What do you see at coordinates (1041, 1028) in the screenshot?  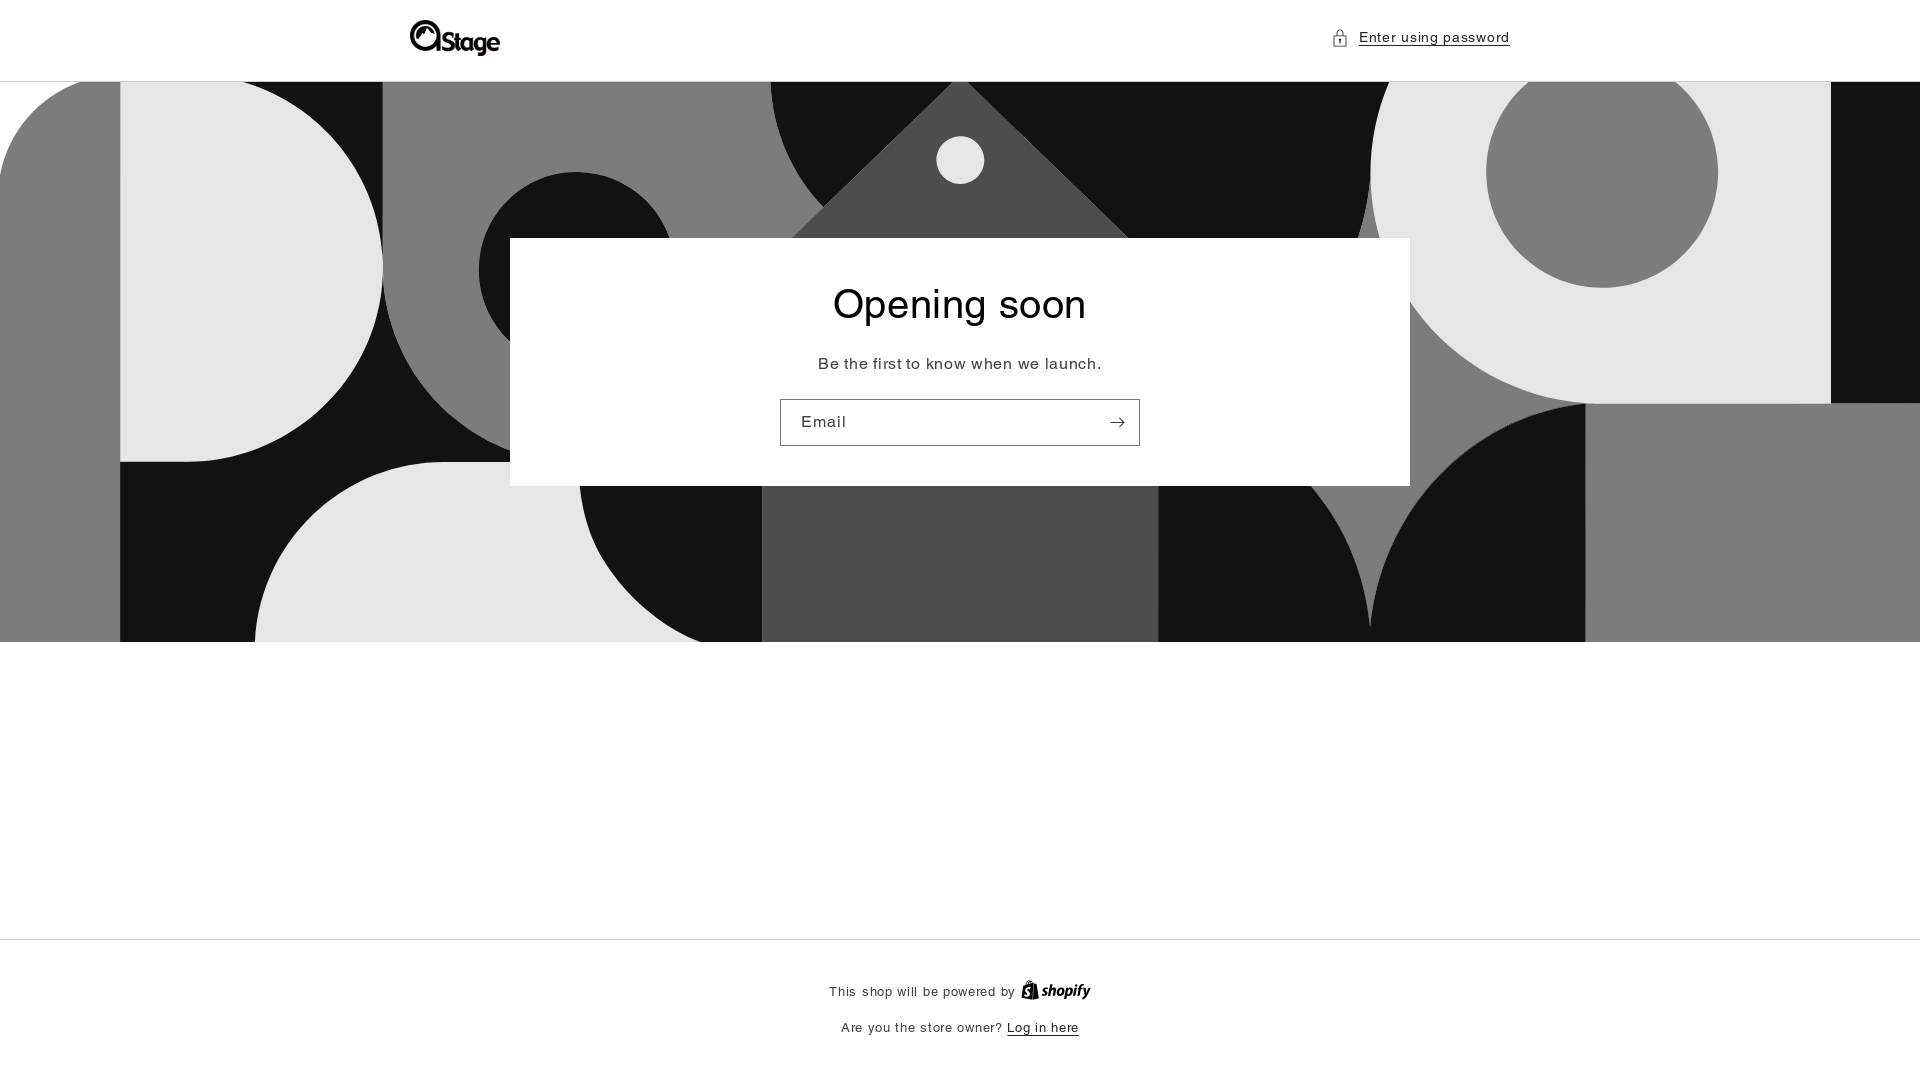 I see `'Log in here'` at bounding box center [1041, 1028].